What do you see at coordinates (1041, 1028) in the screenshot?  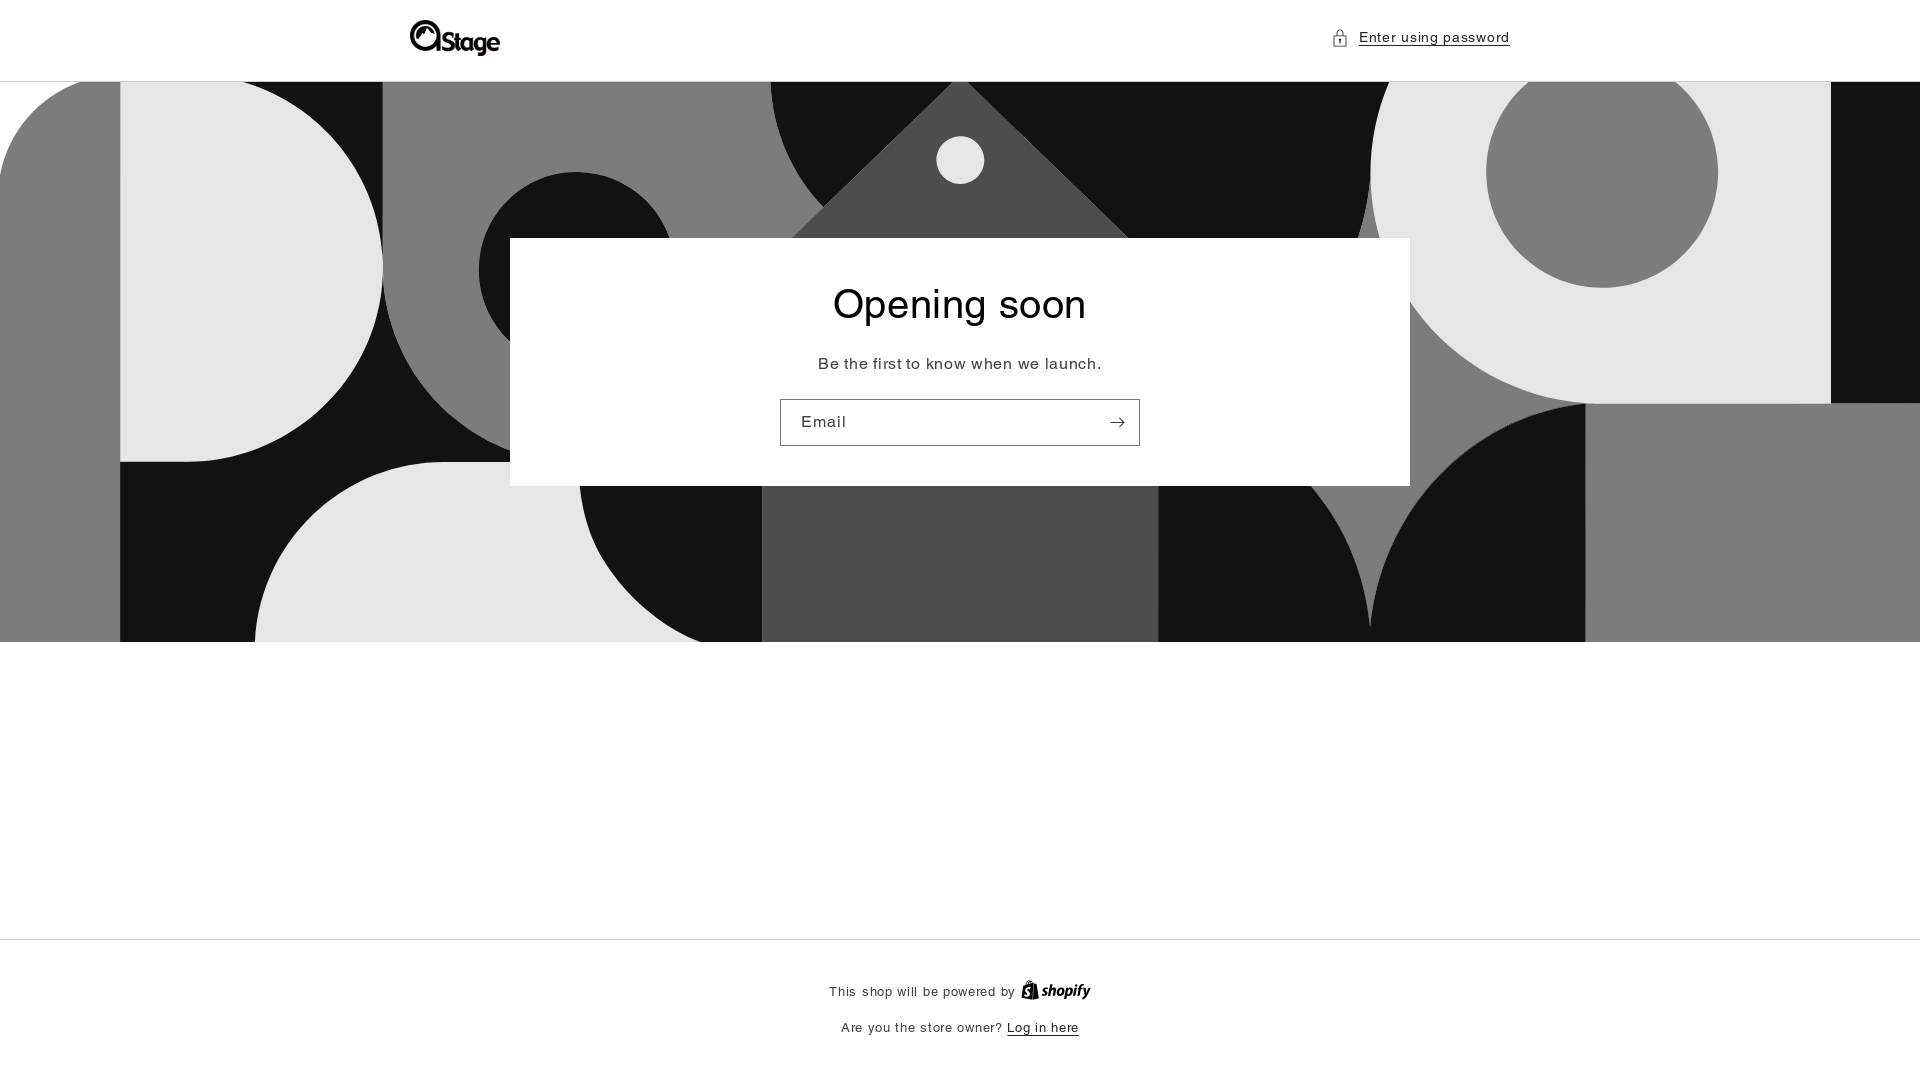 I see `'Log in here'` at bounding box center [1041, 1028].